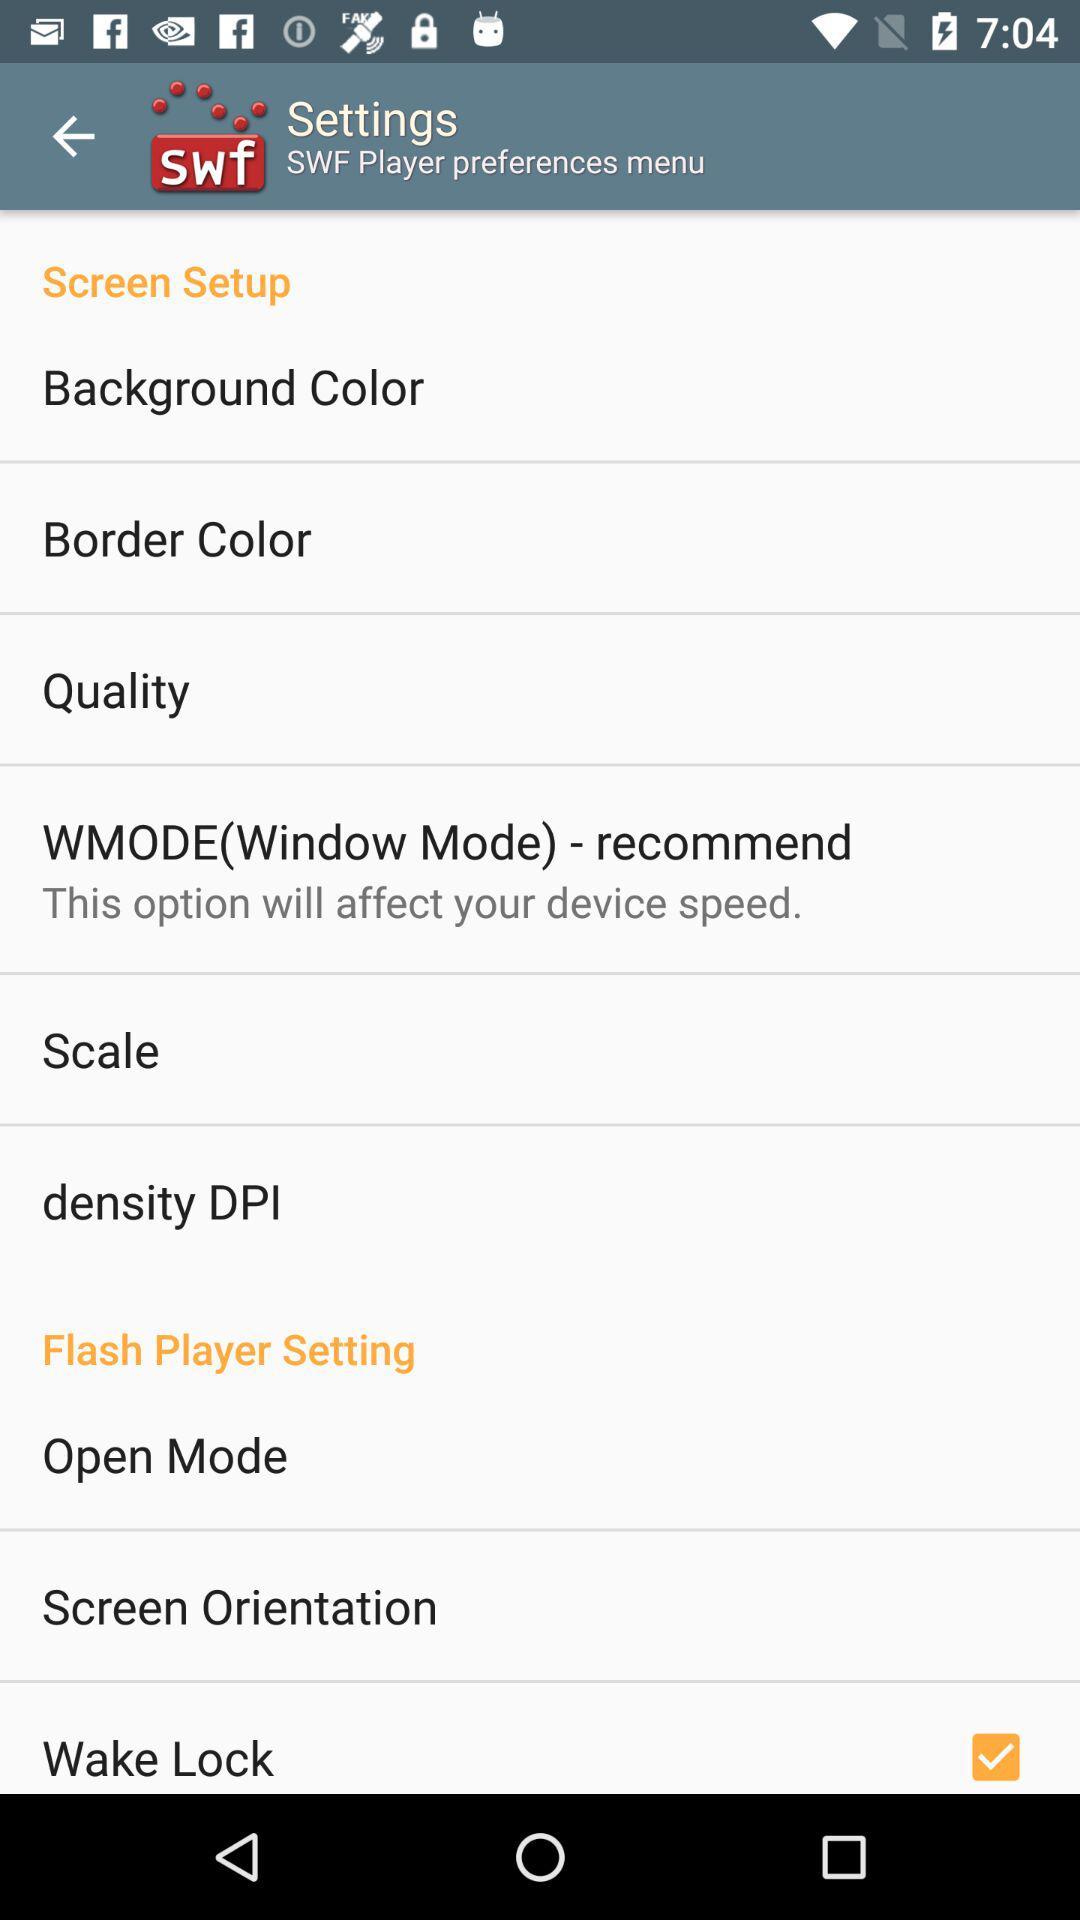 This screenshot has width=1080, height=1920. Describe the element at coordinates (446, 840) in the screenshot. I see `item above this option will` at that location.